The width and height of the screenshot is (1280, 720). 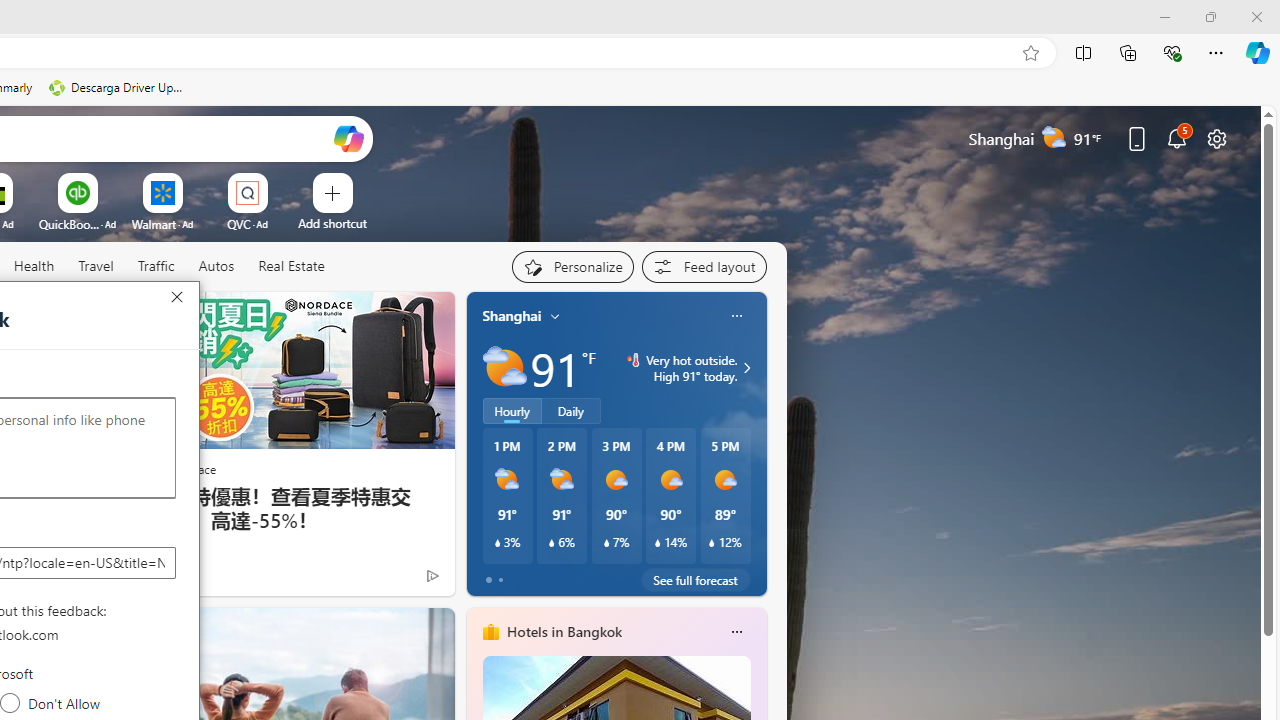 What do you see at coordinates (504, 368) in the screenshot?
I see `'Partly sunny'` at bounding box center [504, 368].